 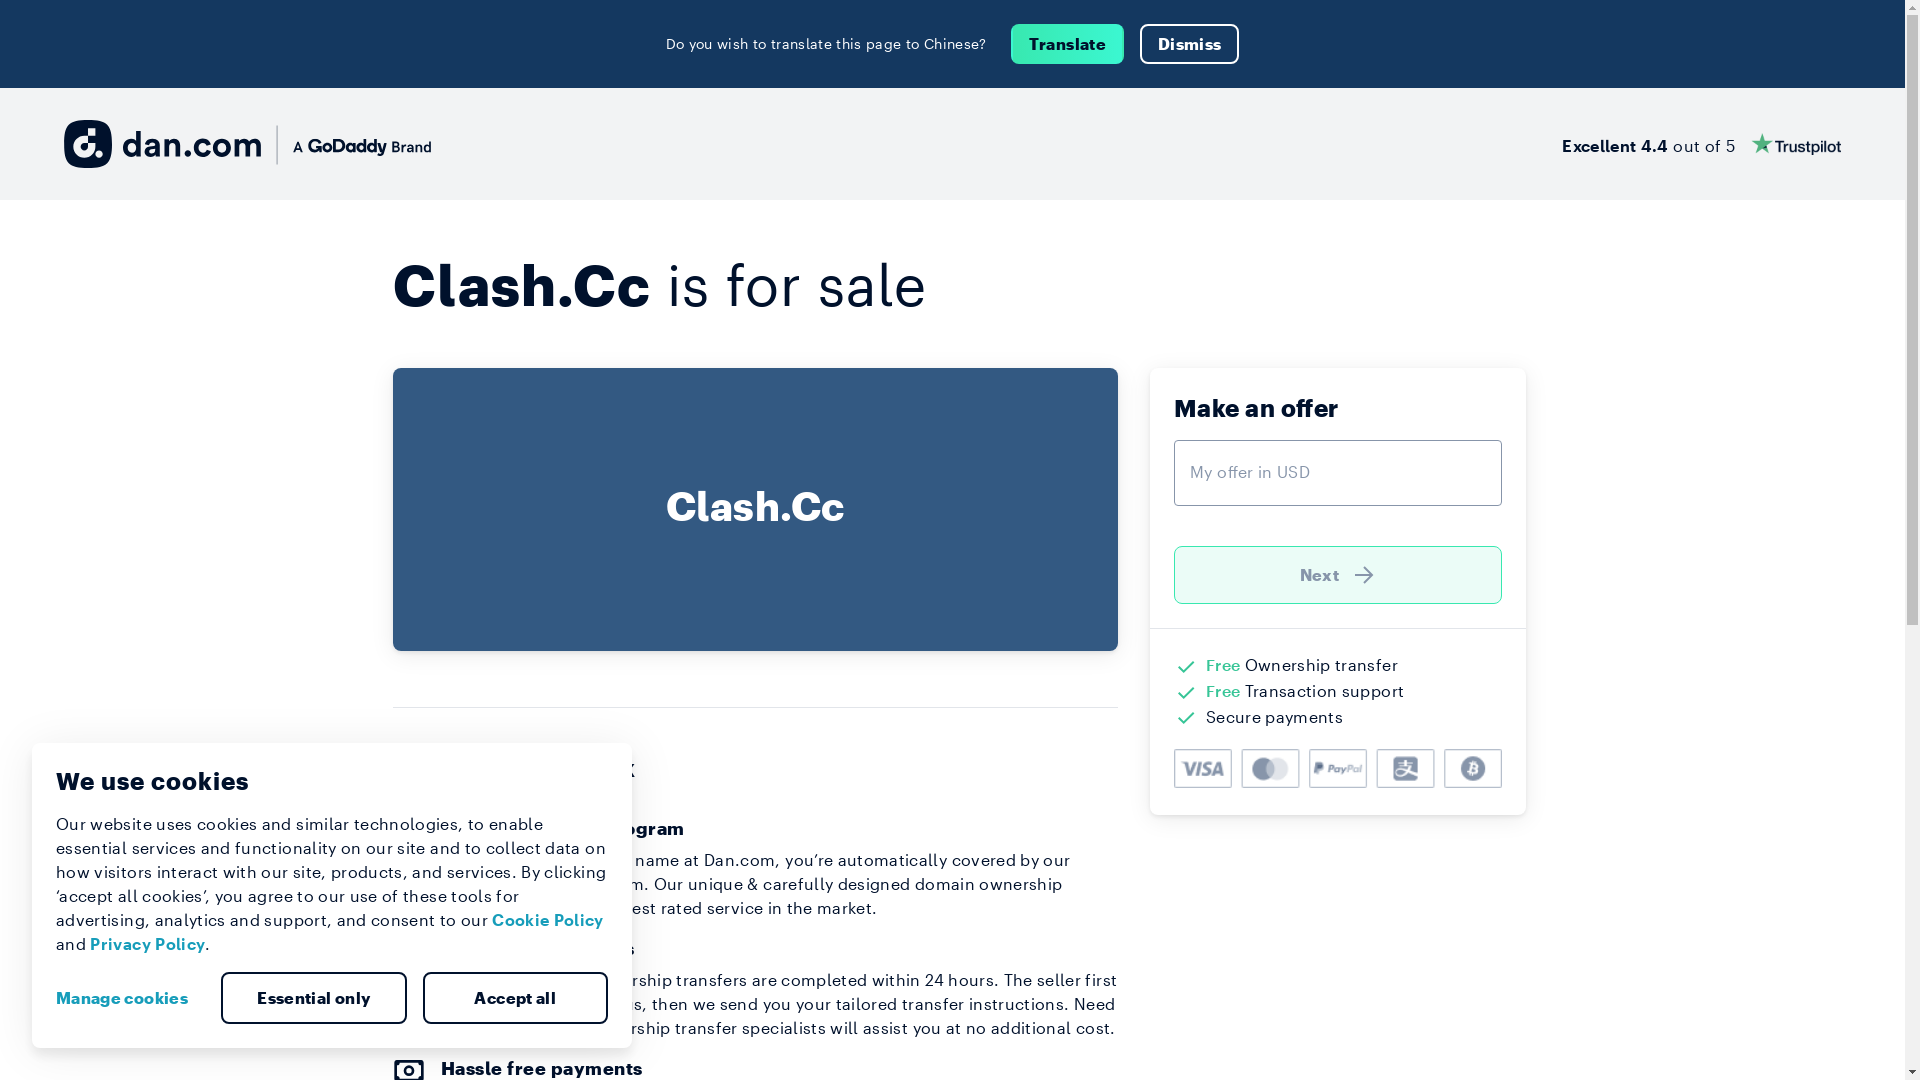 I want to click on 'Translate', so click(x=1066, y=43).